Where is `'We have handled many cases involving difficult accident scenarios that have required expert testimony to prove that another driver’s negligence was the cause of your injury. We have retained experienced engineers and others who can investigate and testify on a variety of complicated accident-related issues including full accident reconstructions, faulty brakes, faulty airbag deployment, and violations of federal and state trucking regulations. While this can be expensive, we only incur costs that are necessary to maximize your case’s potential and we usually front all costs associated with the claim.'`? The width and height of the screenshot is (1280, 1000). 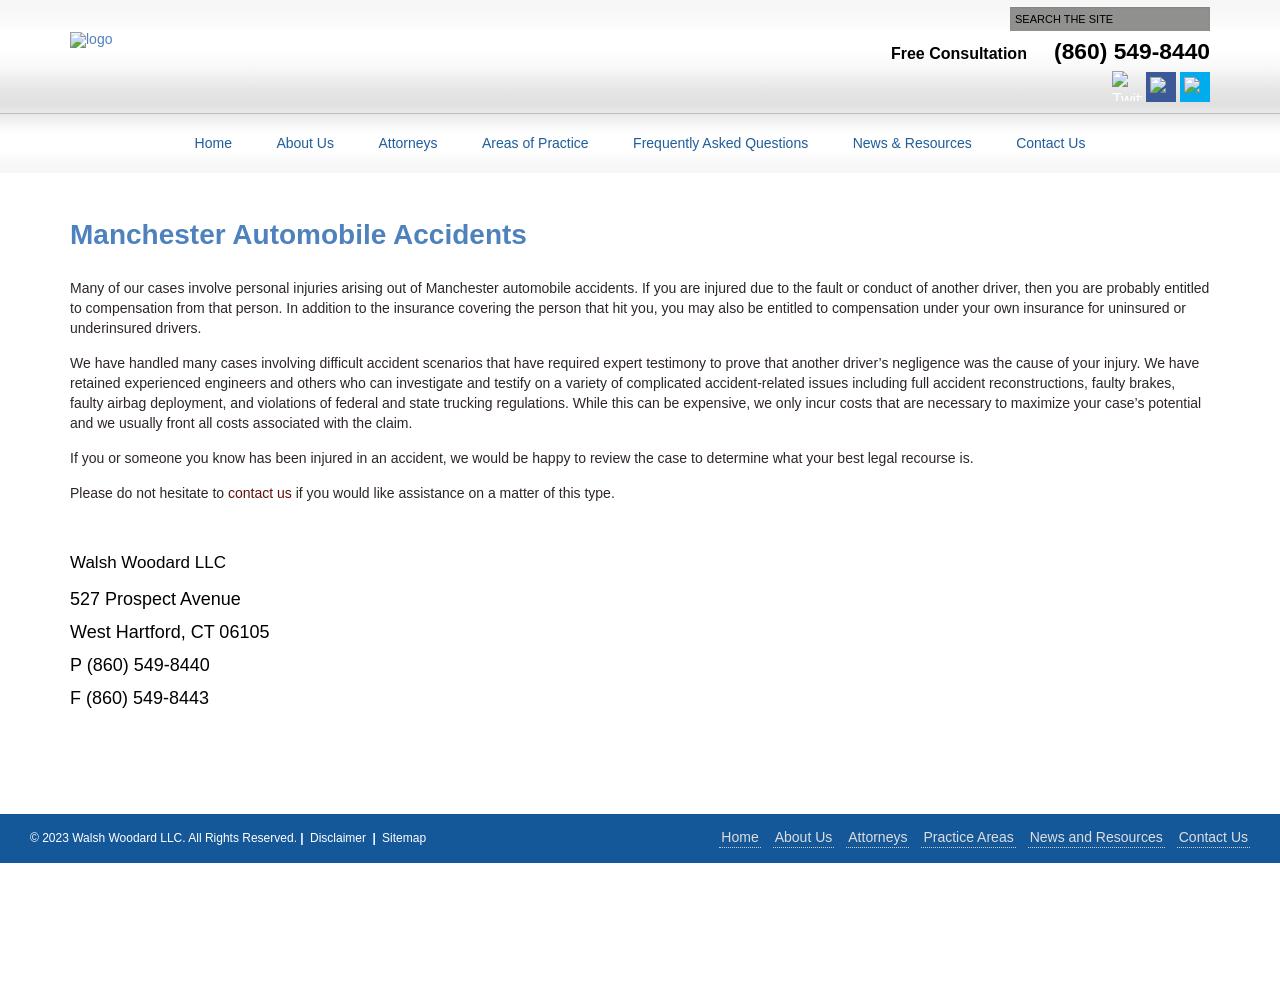
'We have handled many cases involving difficult accident scenarios that have required expert testimony to prove that another driver’s negligence was the cause of your injury. We have retained experienced engineers and others who can investigate and testify on a variety of complicated accident-related issues including full accident reconstructions, faulty brakes, faulty airbag deployment, and violations of federal and state trucking regulations. While this can be expensive, we only incur costs that are necessary to maximize your case’s potential and we usually front all costs associated with the claim.' is located at coordinates (634, 392).